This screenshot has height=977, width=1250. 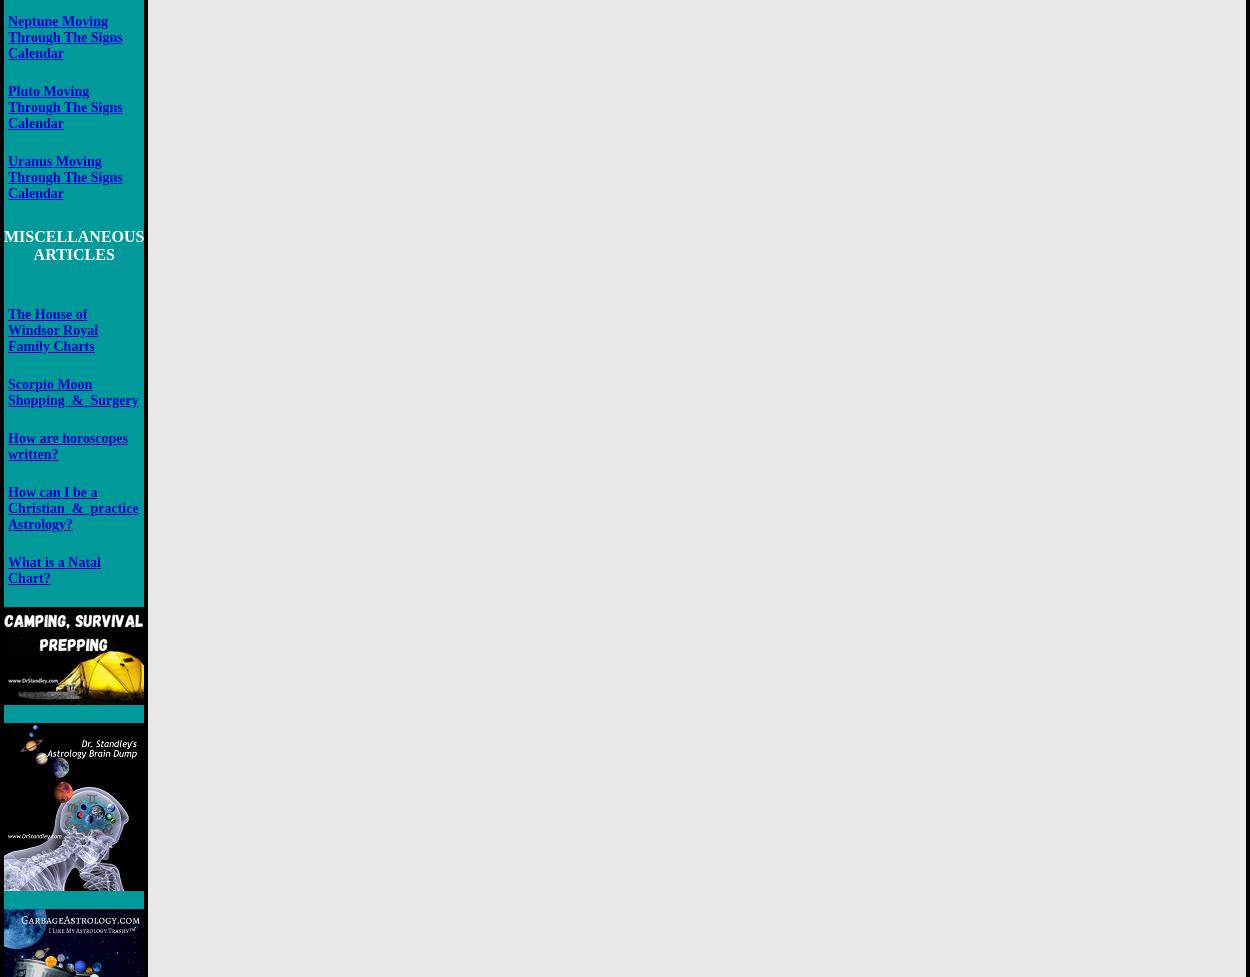 I want to click on 'What is a Natal Chart?', so click(x=54, y=568).